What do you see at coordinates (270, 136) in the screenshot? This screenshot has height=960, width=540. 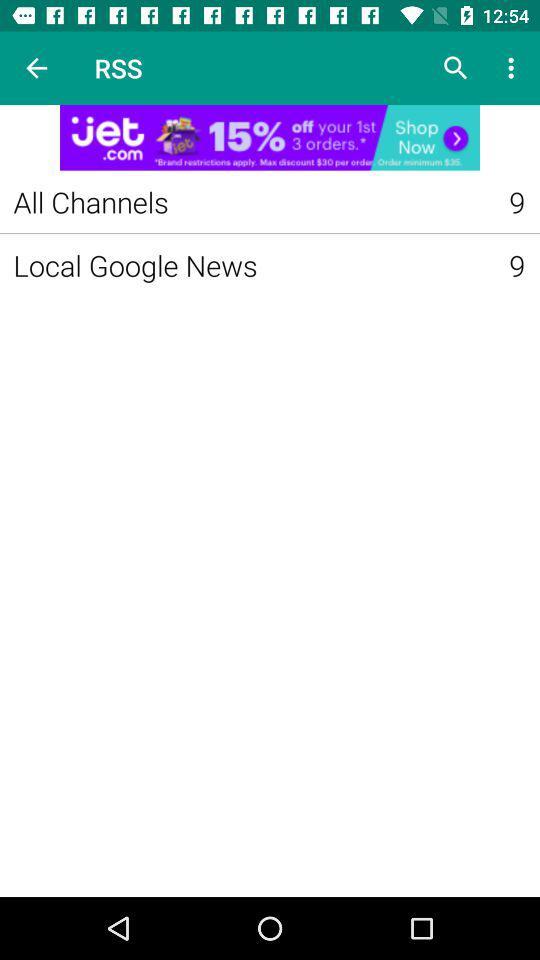 I see `share the article` at bounding box center [270, 136].